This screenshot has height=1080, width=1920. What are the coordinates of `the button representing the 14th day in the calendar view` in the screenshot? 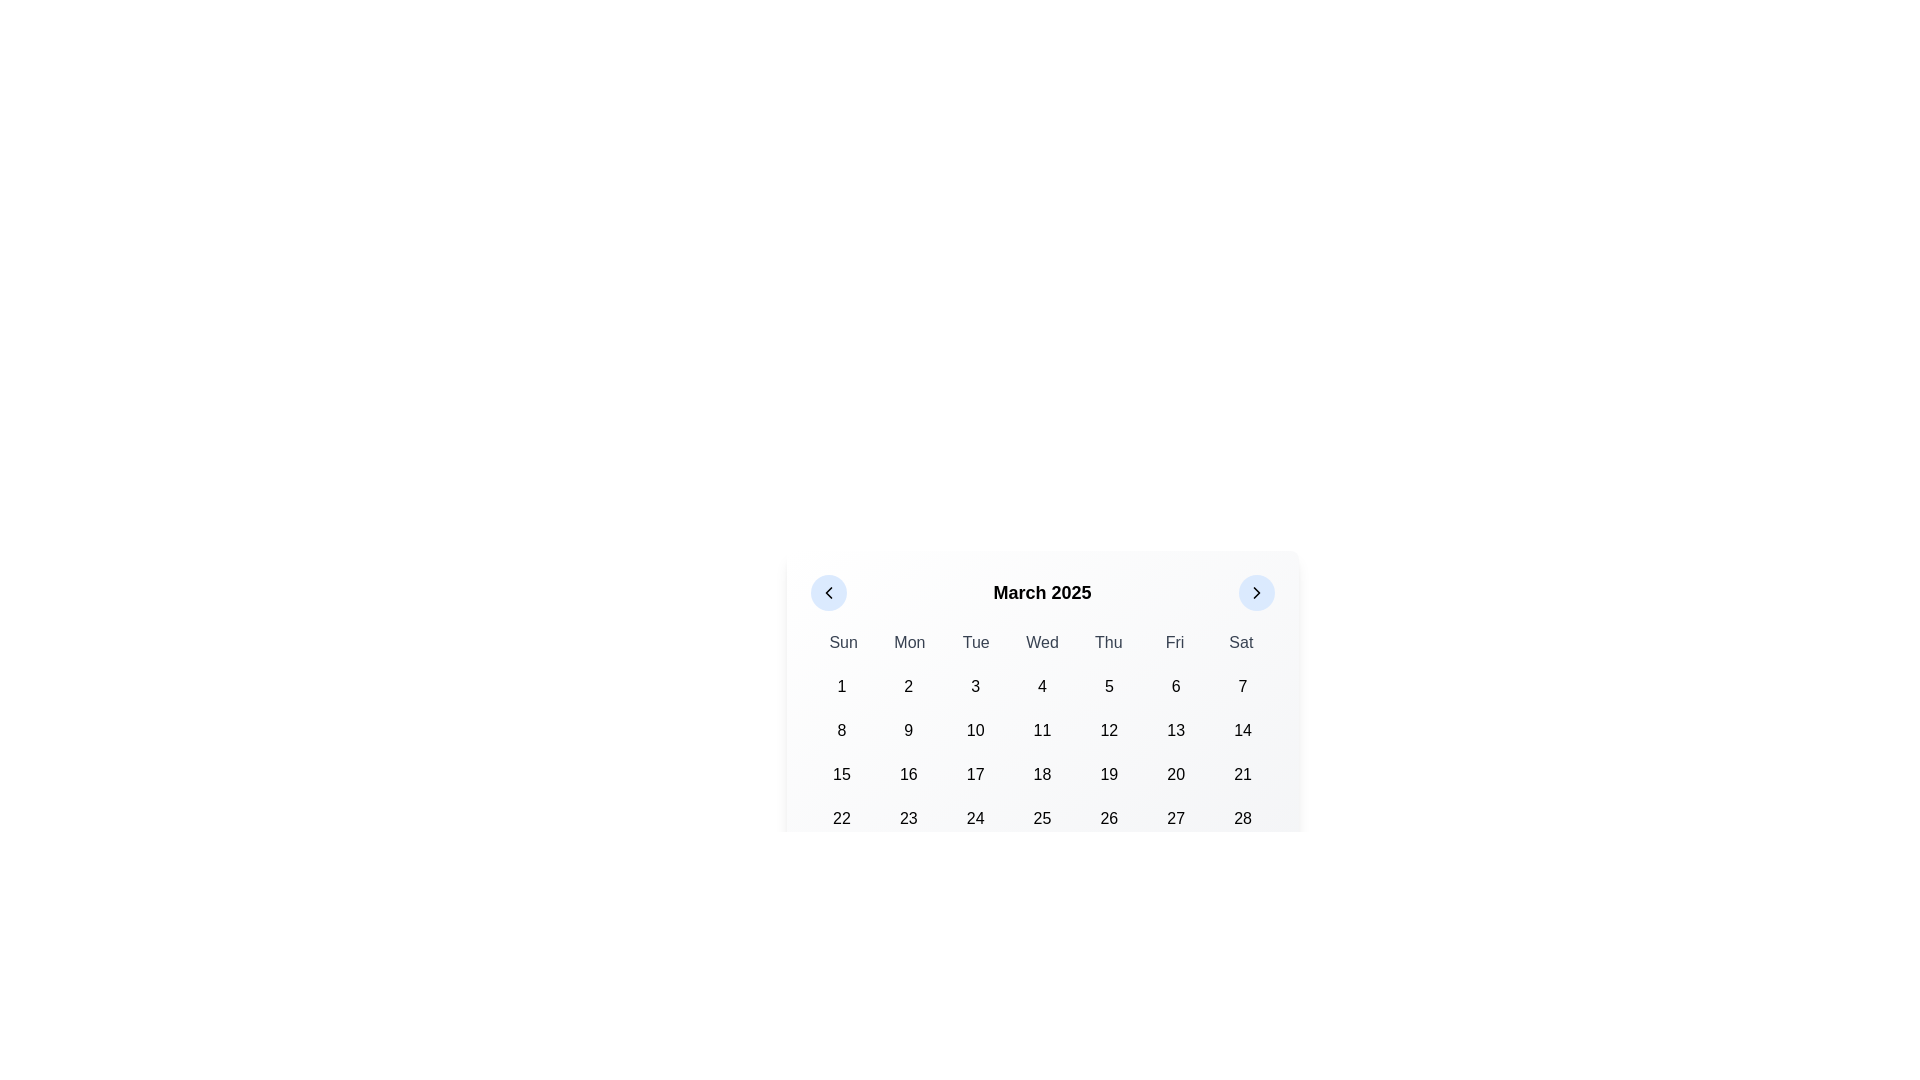 It's located at (1242, 731).